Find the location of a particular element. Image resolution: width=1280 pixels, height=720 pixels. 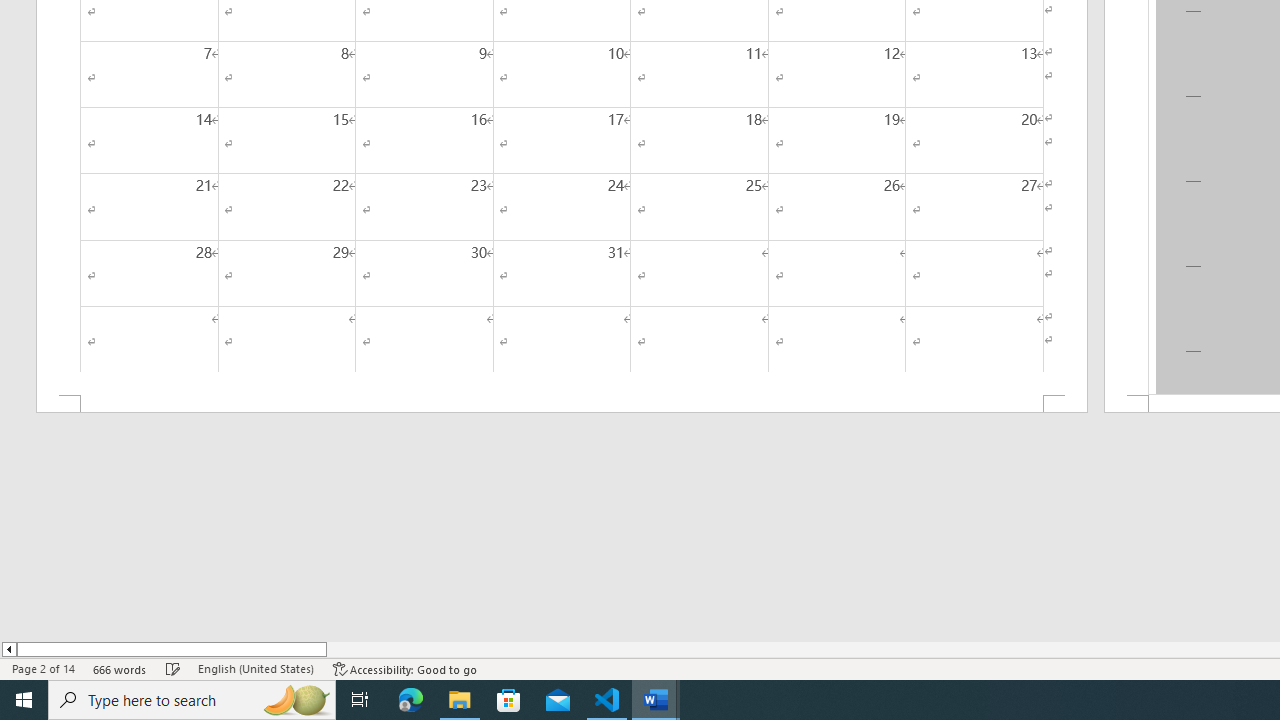

'Page Number Page 2 of 14' is located at coordinates (43, 669).